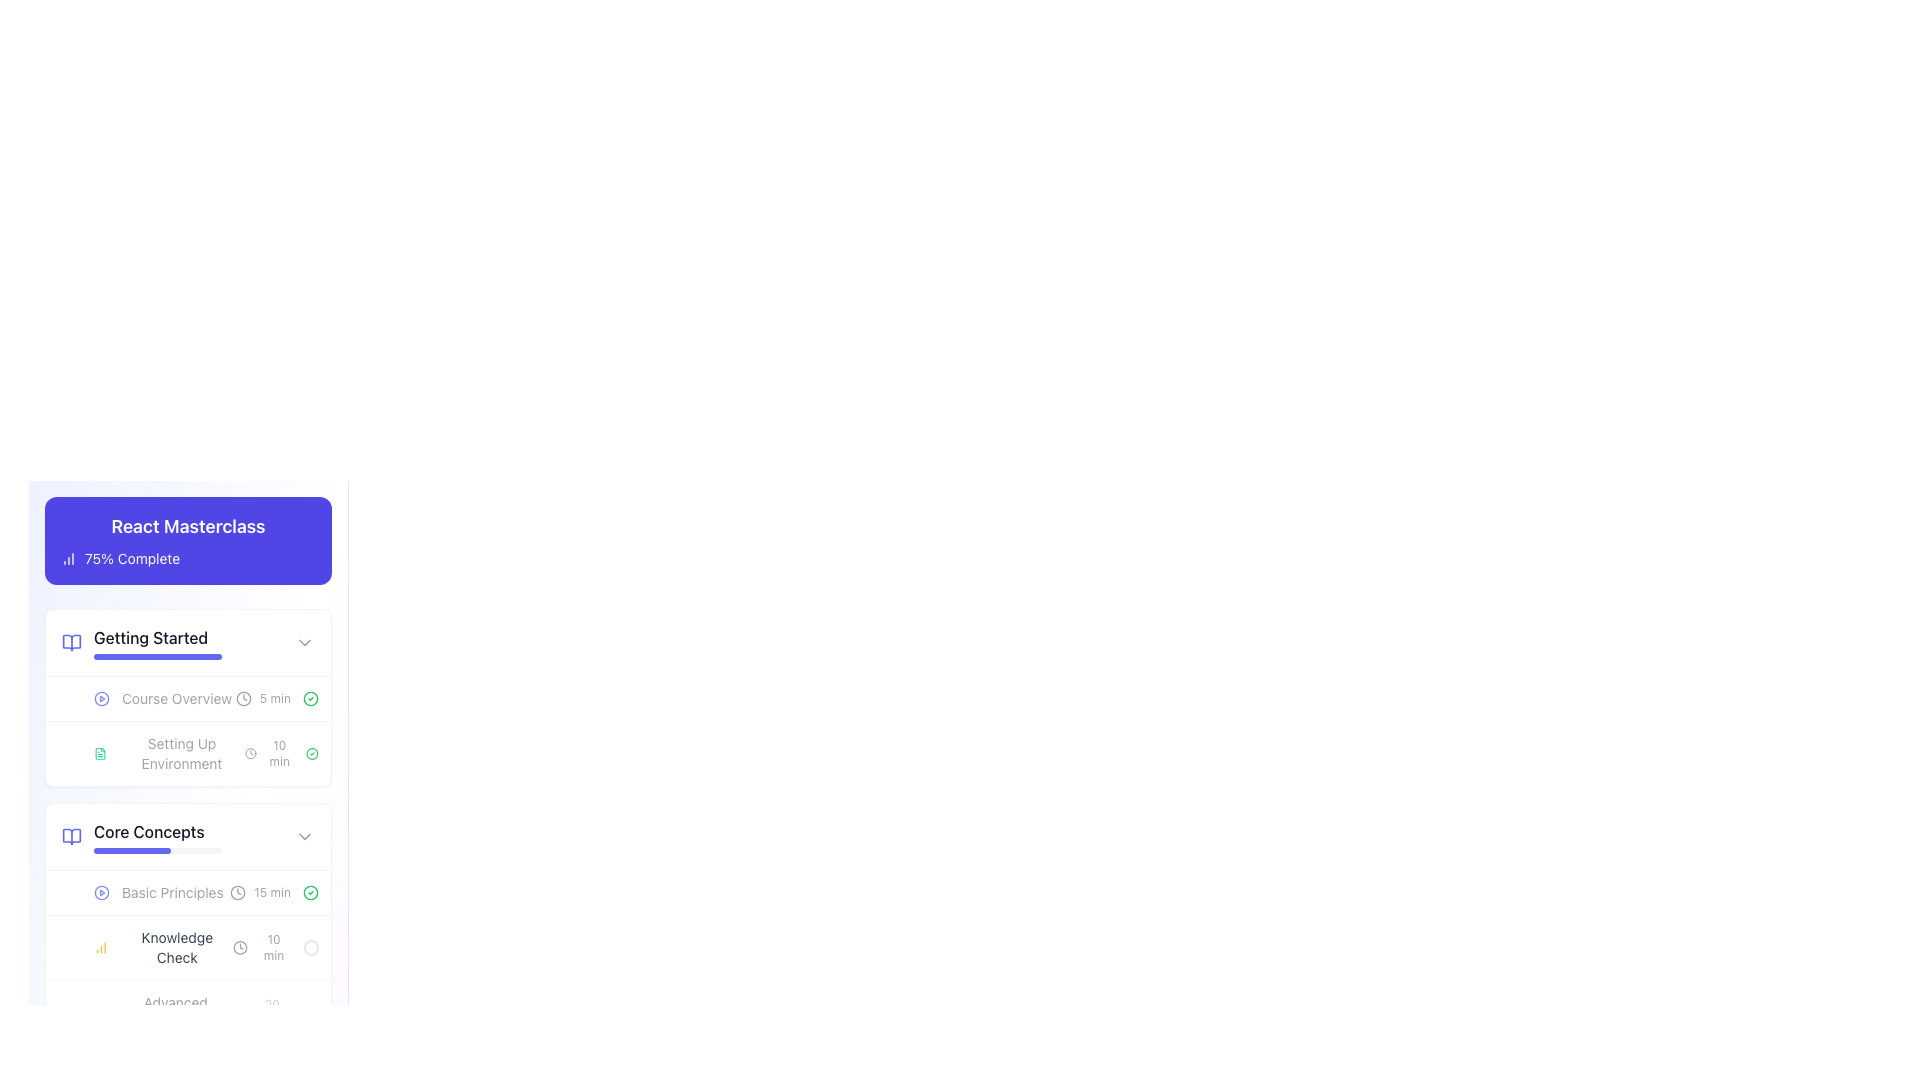  I want to click on the 'Getting Started' text label with a light gray bar located in the 'React Masterclass' section of the interface, so click(157, 643).